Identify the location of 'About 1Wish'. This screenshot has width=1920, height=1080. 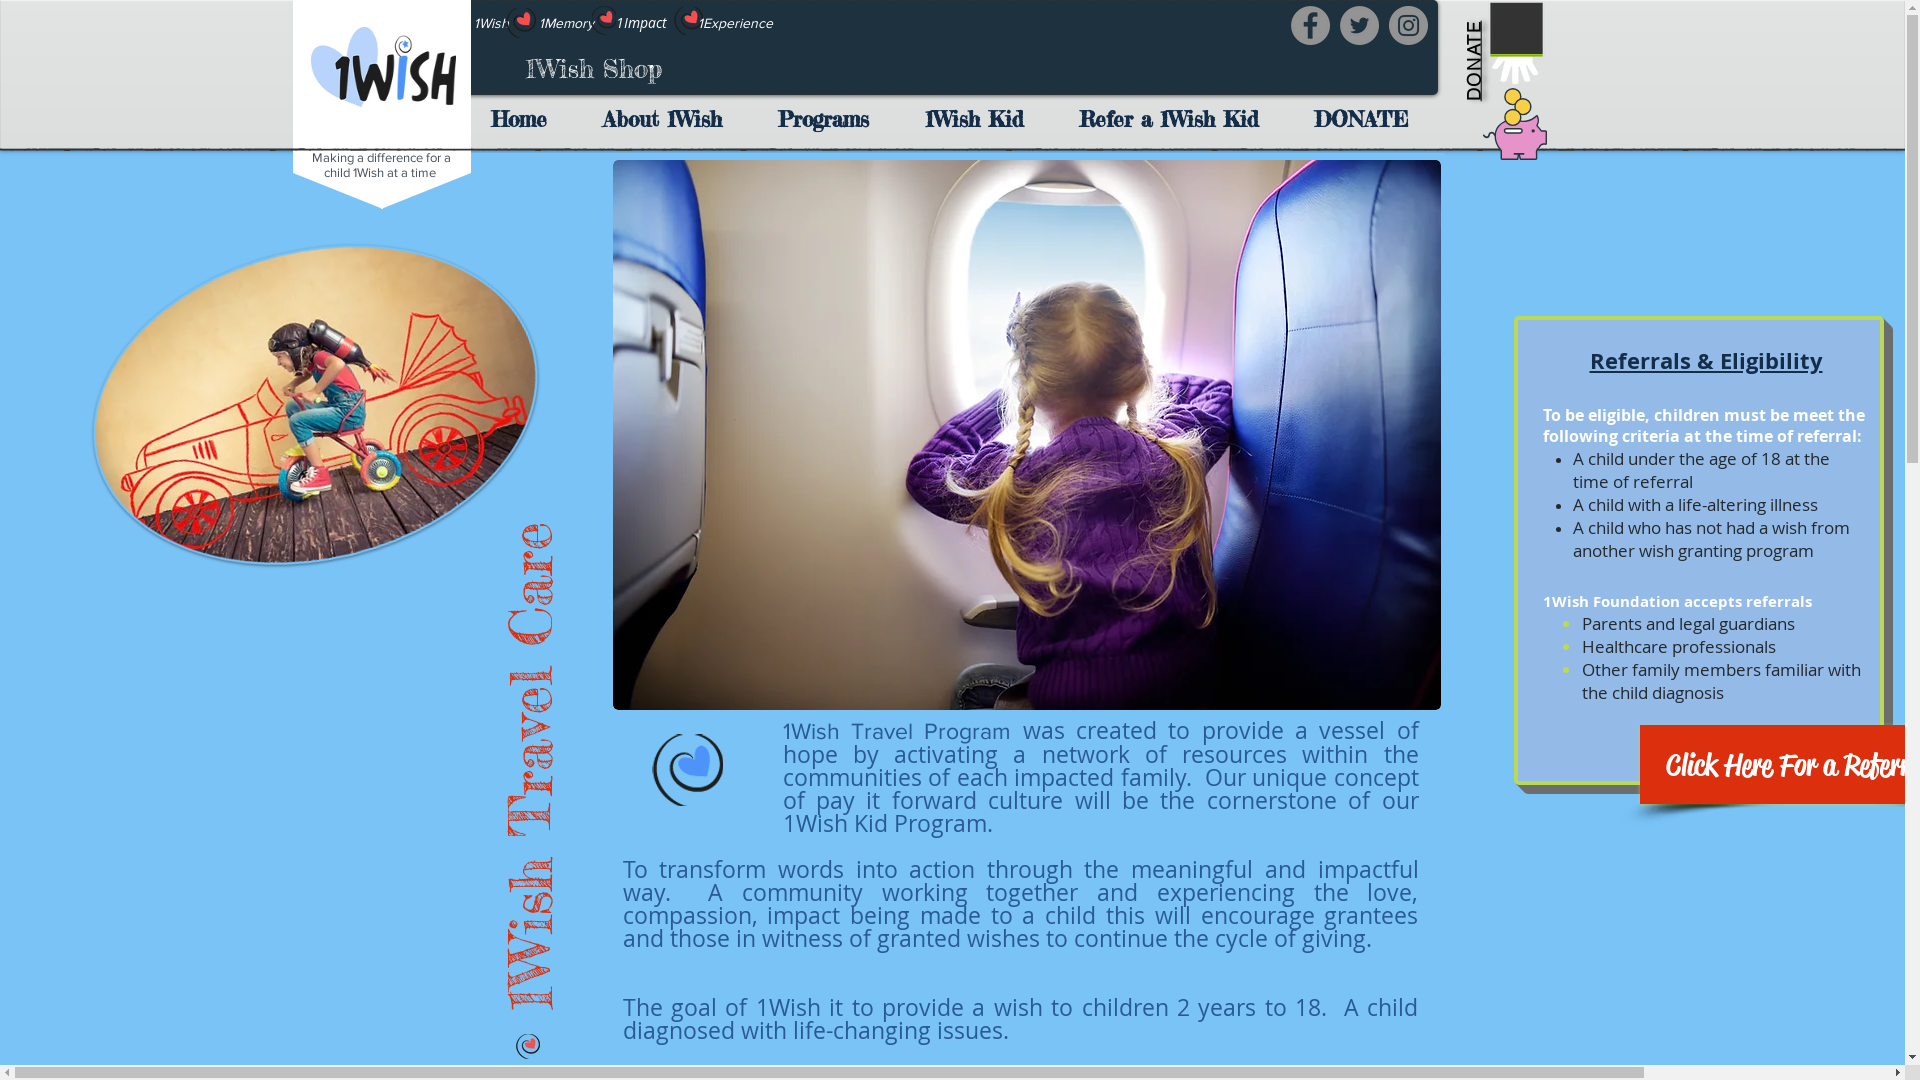
(669, 117).